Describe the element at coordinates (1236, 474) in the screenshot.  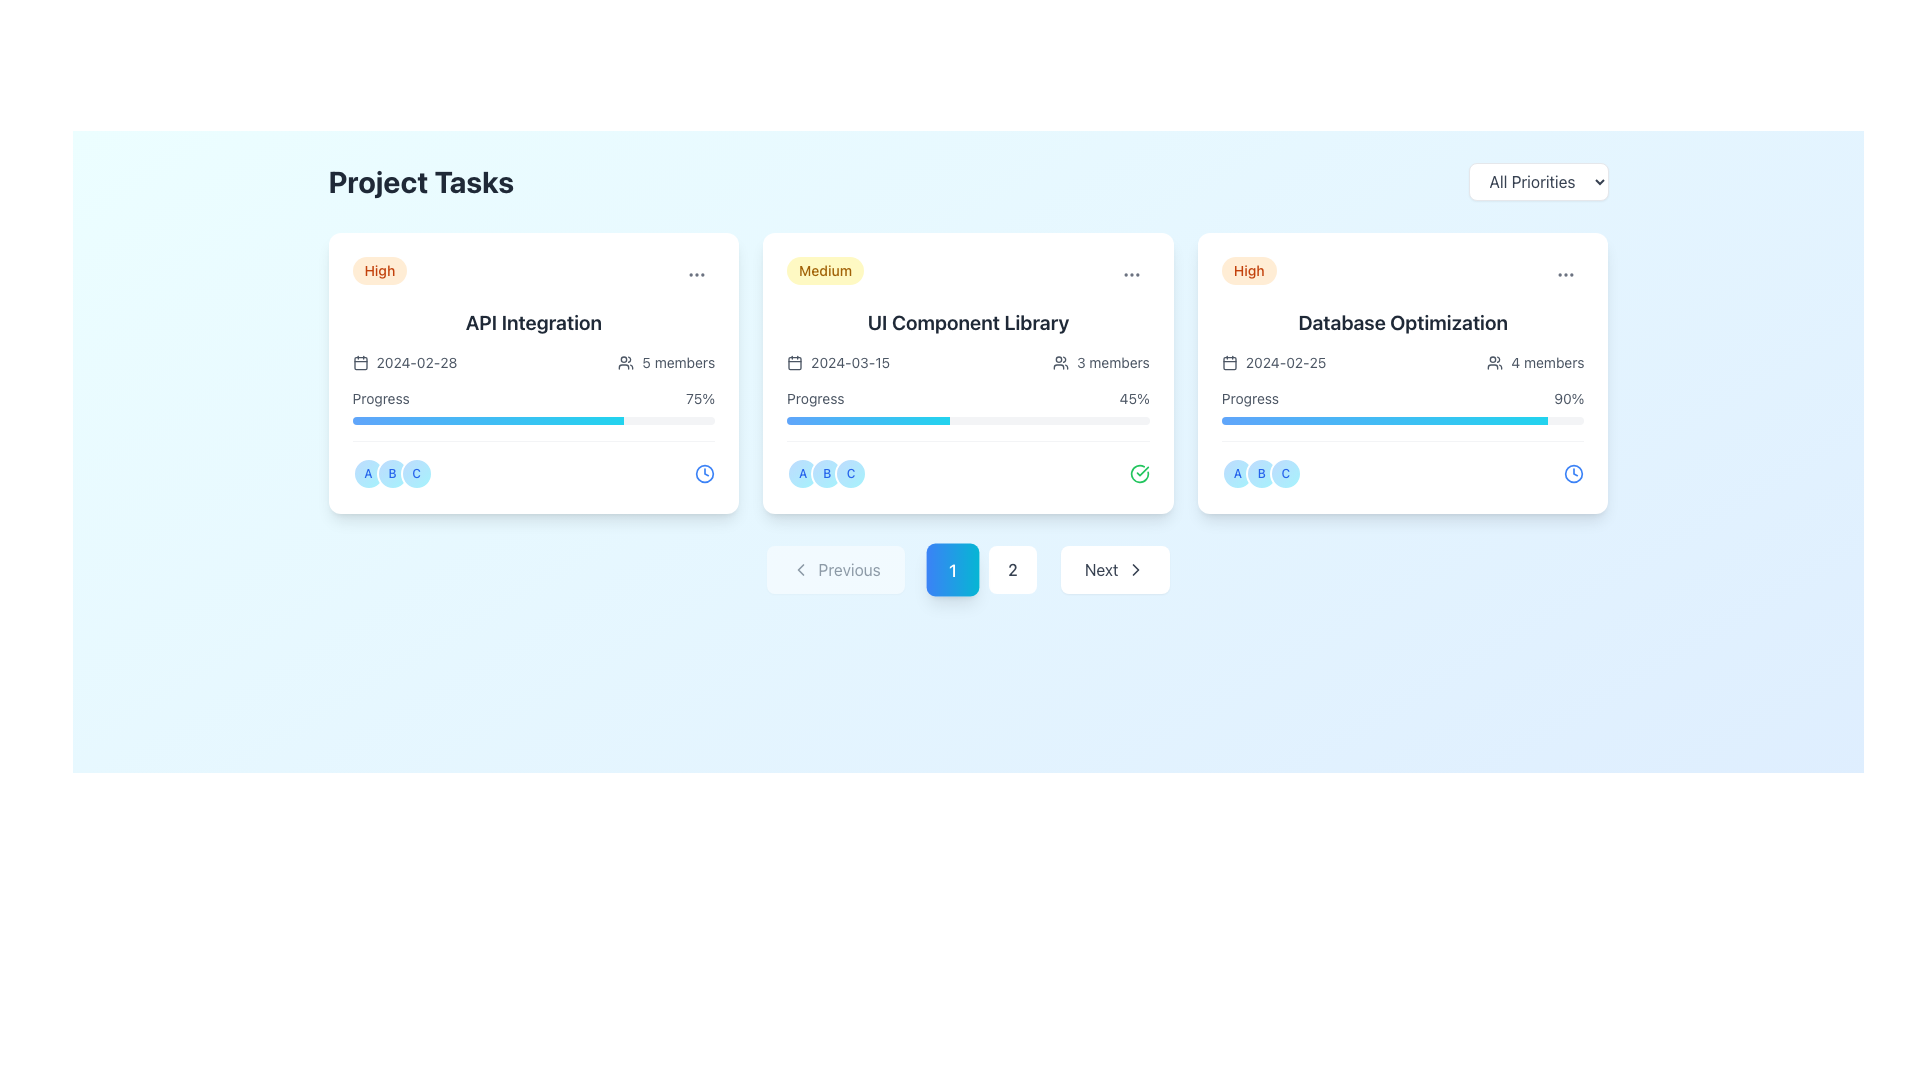
I see `the circular badge labeled 'A' which has a gradient background transitioning from blue to cyan and contains the letter 'A' in blue, for selection or navigation` at that location.